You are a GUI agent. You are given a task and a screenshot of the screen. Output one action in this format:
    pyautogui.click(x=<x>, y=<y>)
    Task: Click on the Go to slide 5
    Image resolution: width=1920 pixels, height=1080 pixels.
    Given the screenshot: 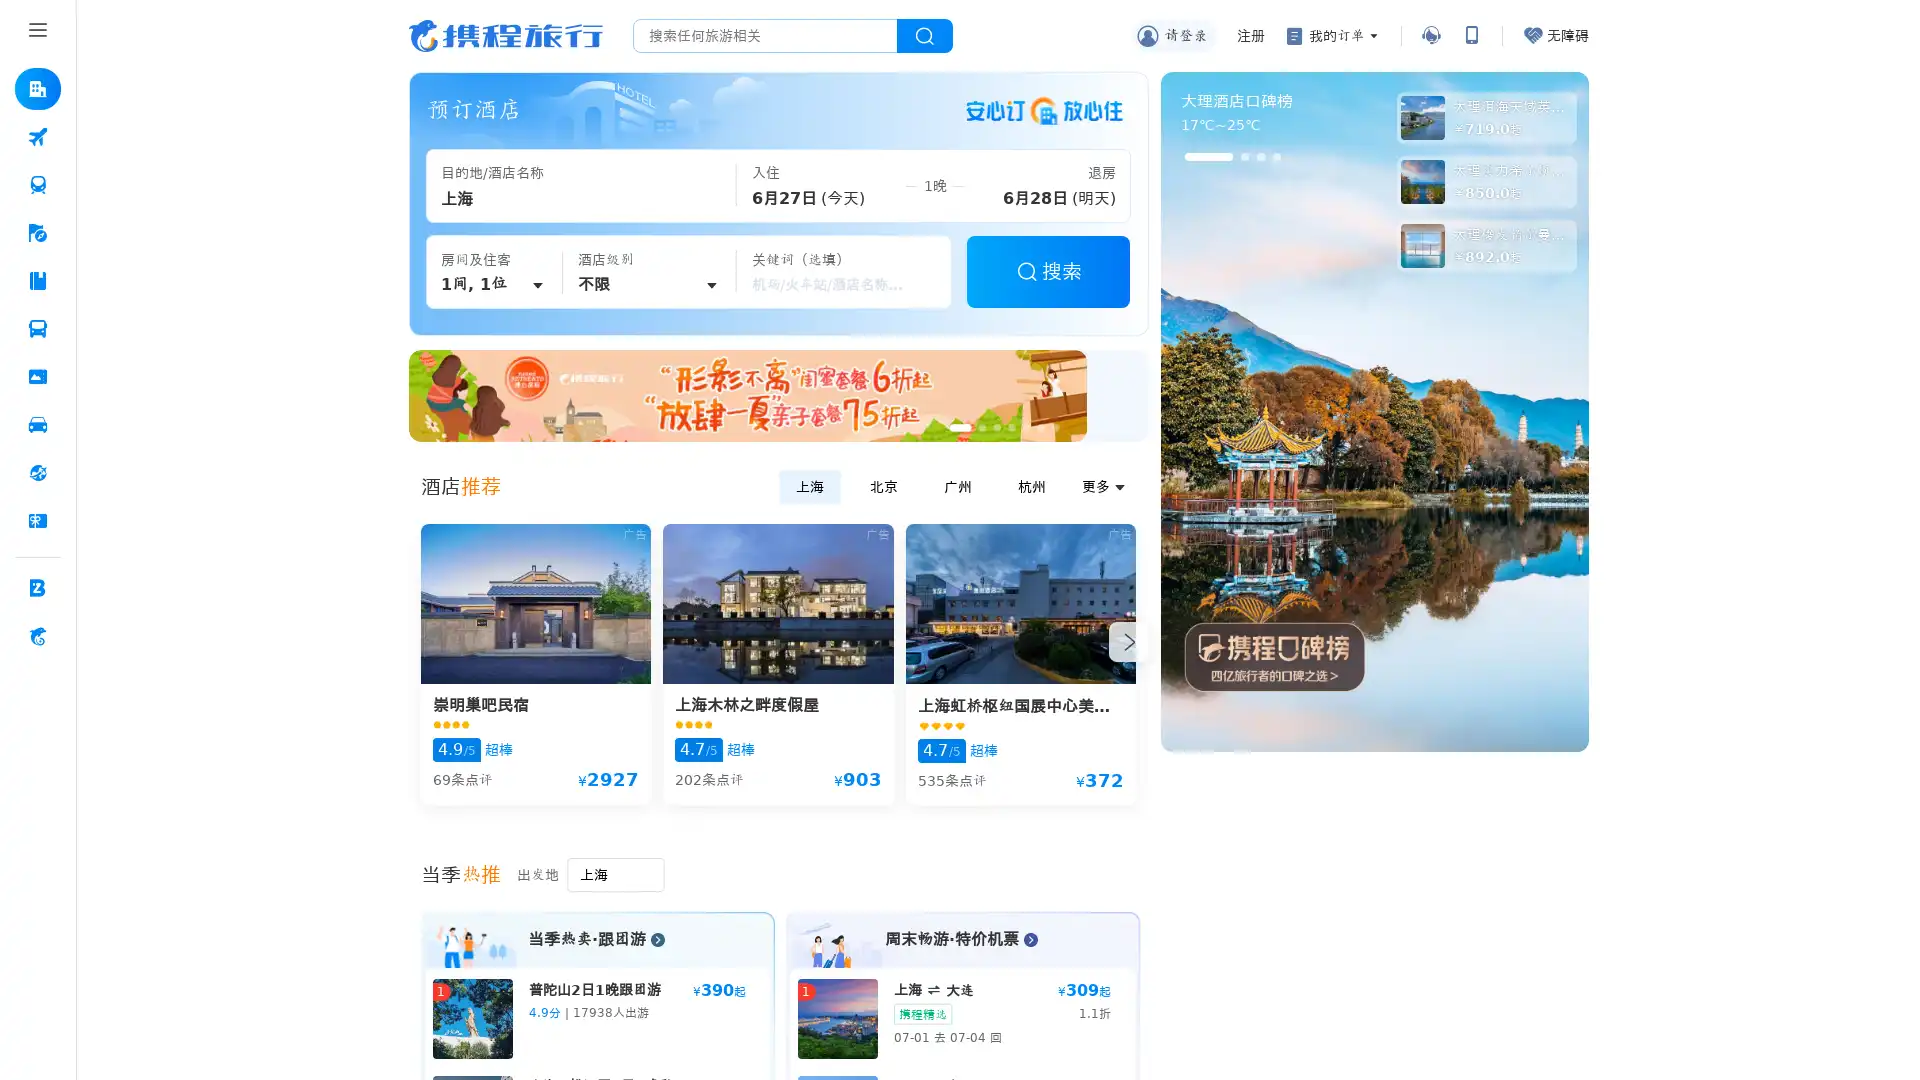 What is the action you would take?
    pyautogui.click(x=1080, y=434)
    